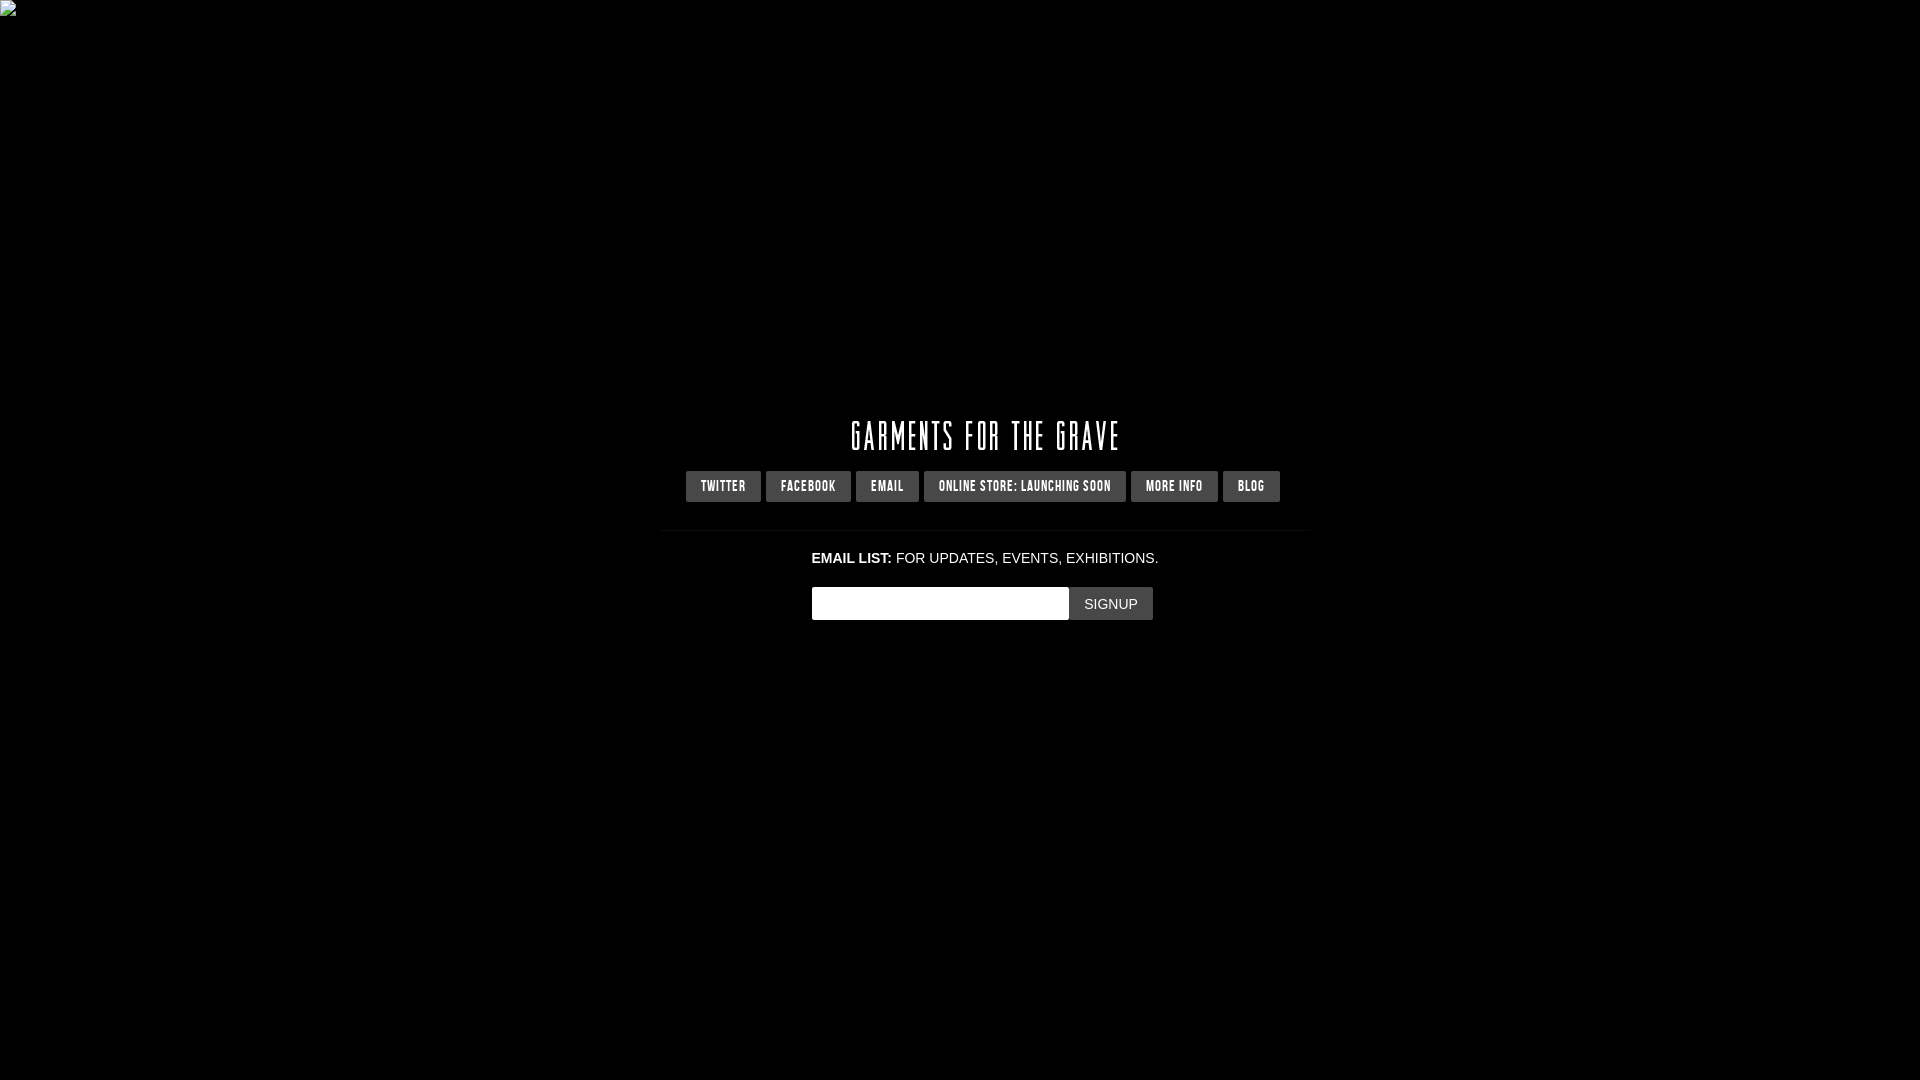  I want to click on 'ONLINE STORE: LAUNCHING SOON', so click(1025, 486).